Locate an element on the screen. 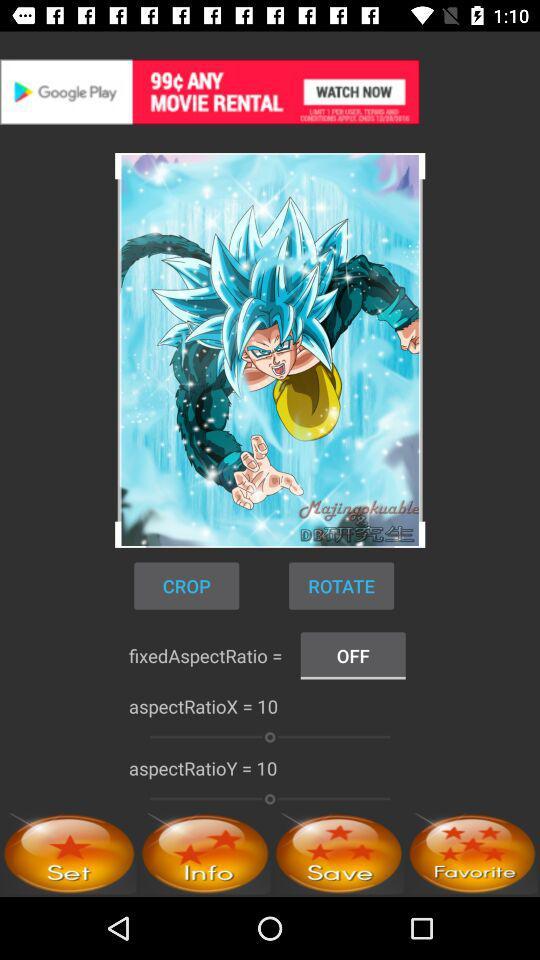  set is located at coordinates (68, 852).